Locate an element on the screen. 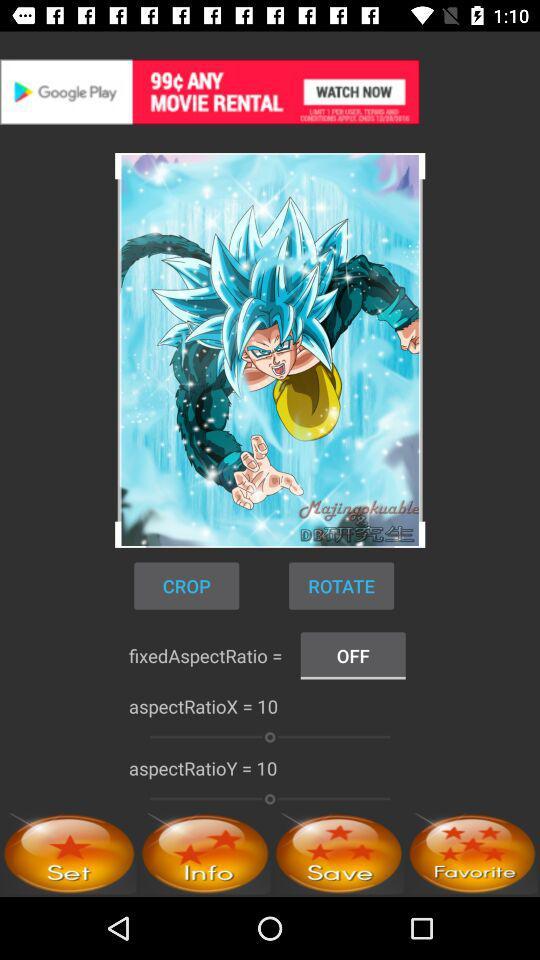  set is located at coordinates (68, 852).